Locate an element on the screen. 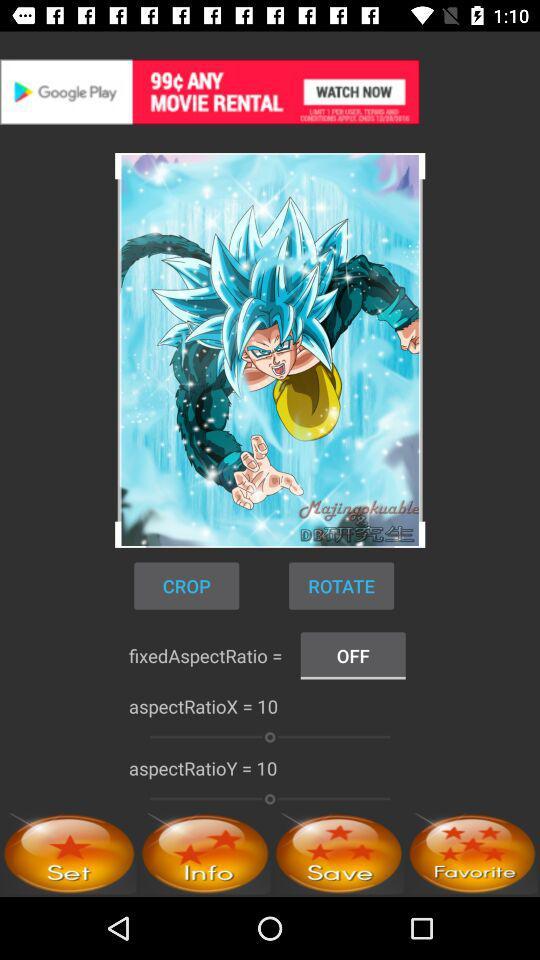  set is located at coordinates (68, 852).